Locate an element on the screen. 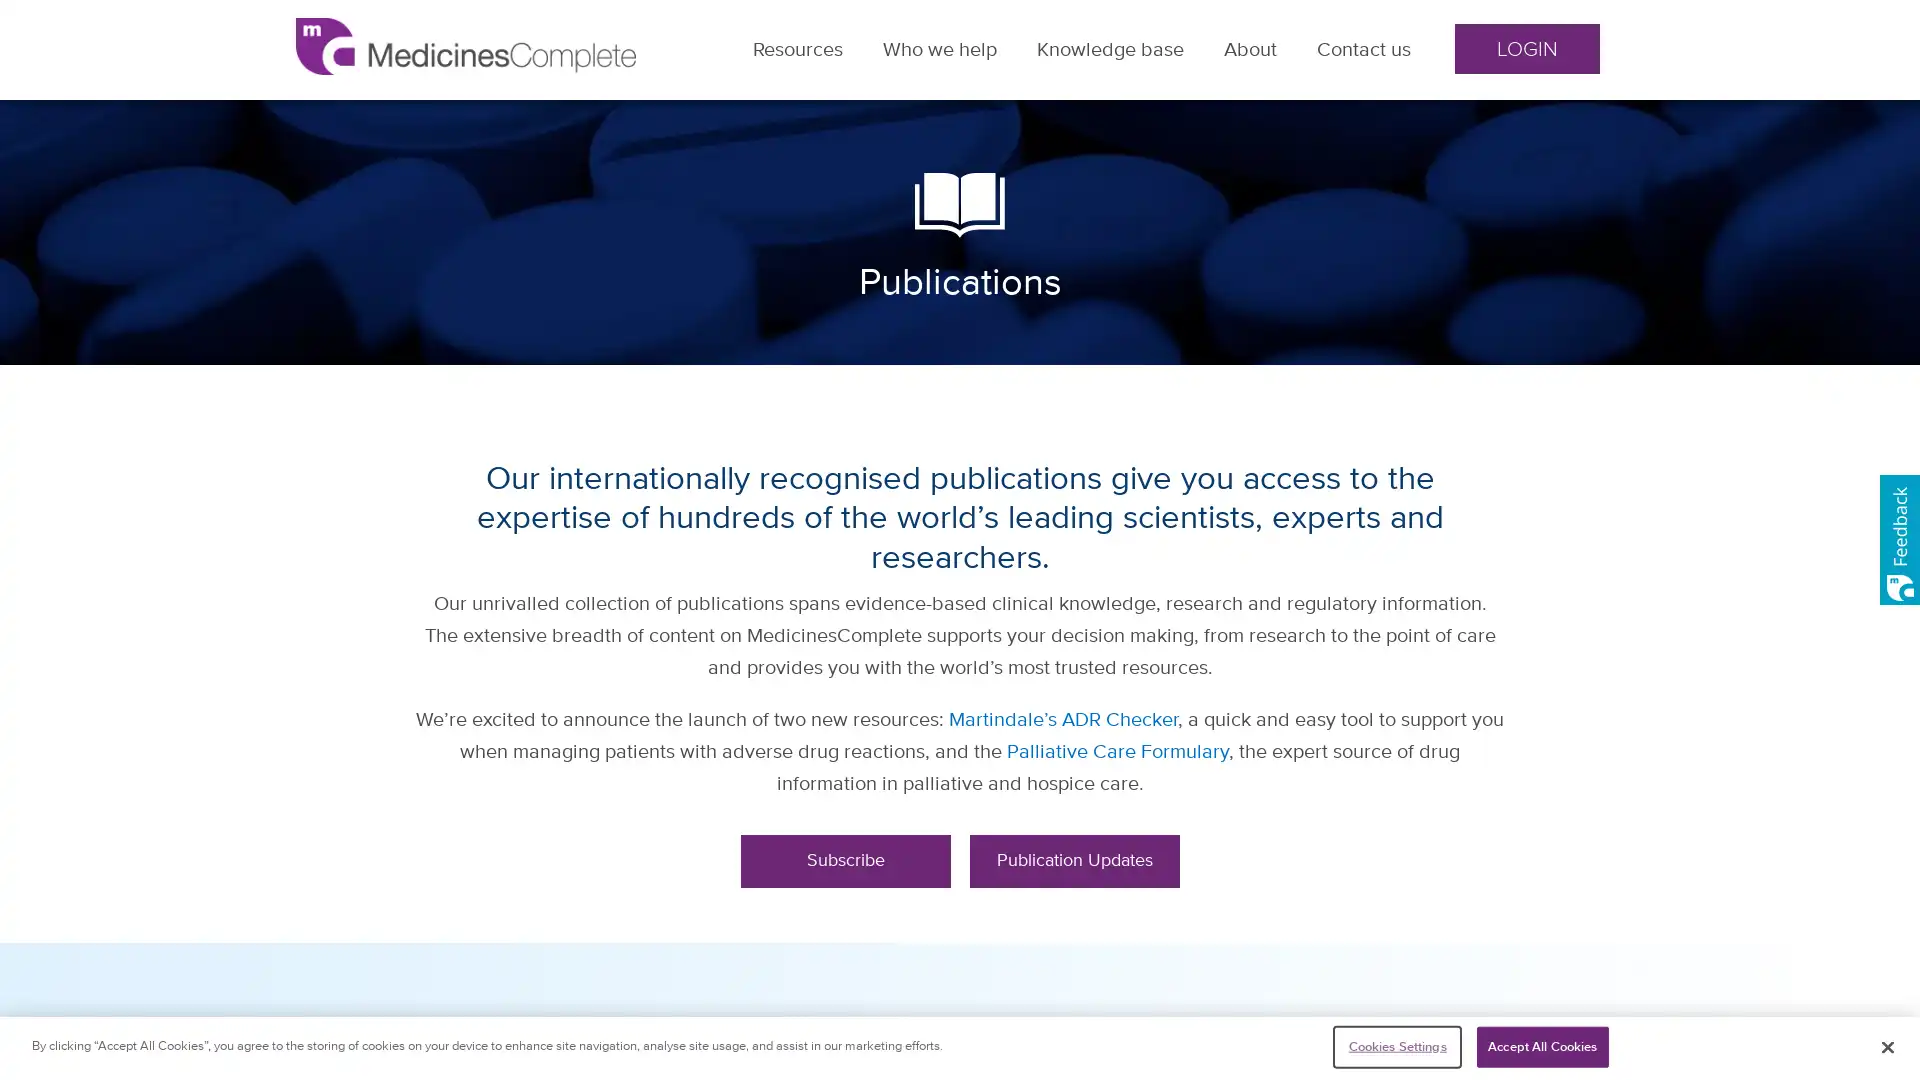  Close is located at coordinates (1886, 1045).